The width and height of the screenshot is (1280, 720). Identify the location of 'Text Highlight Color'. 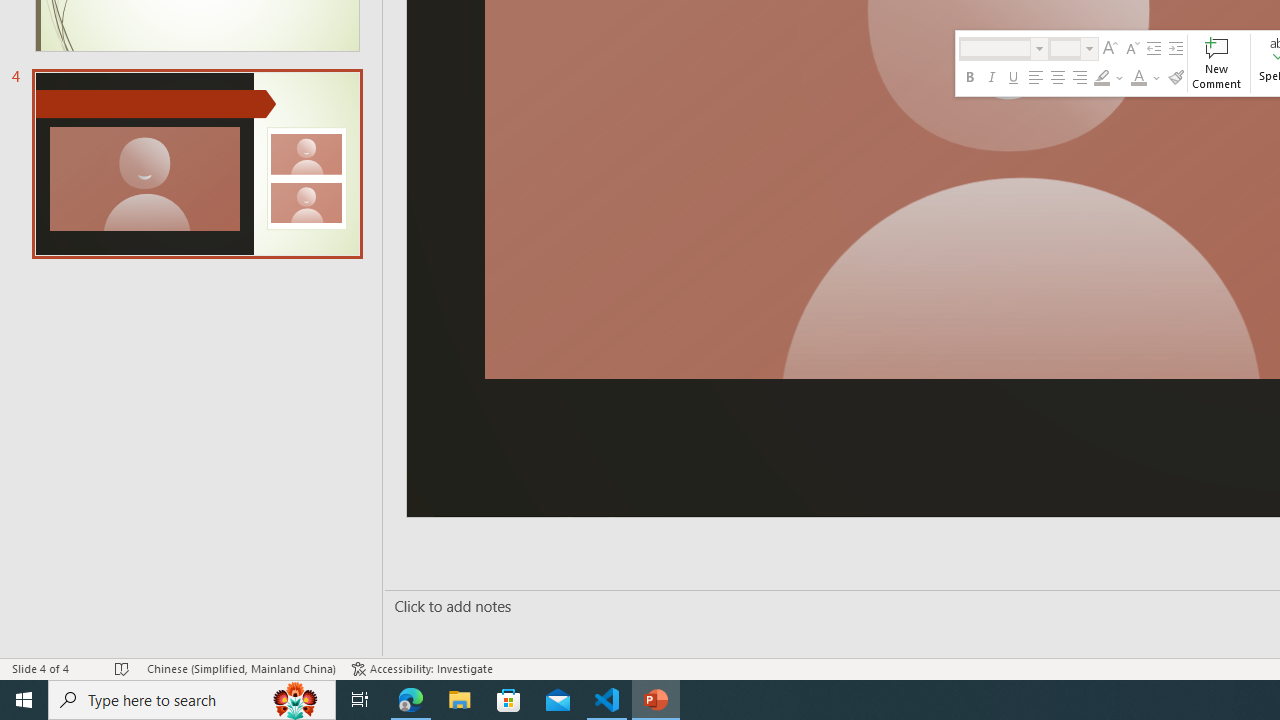
(1101, 77).